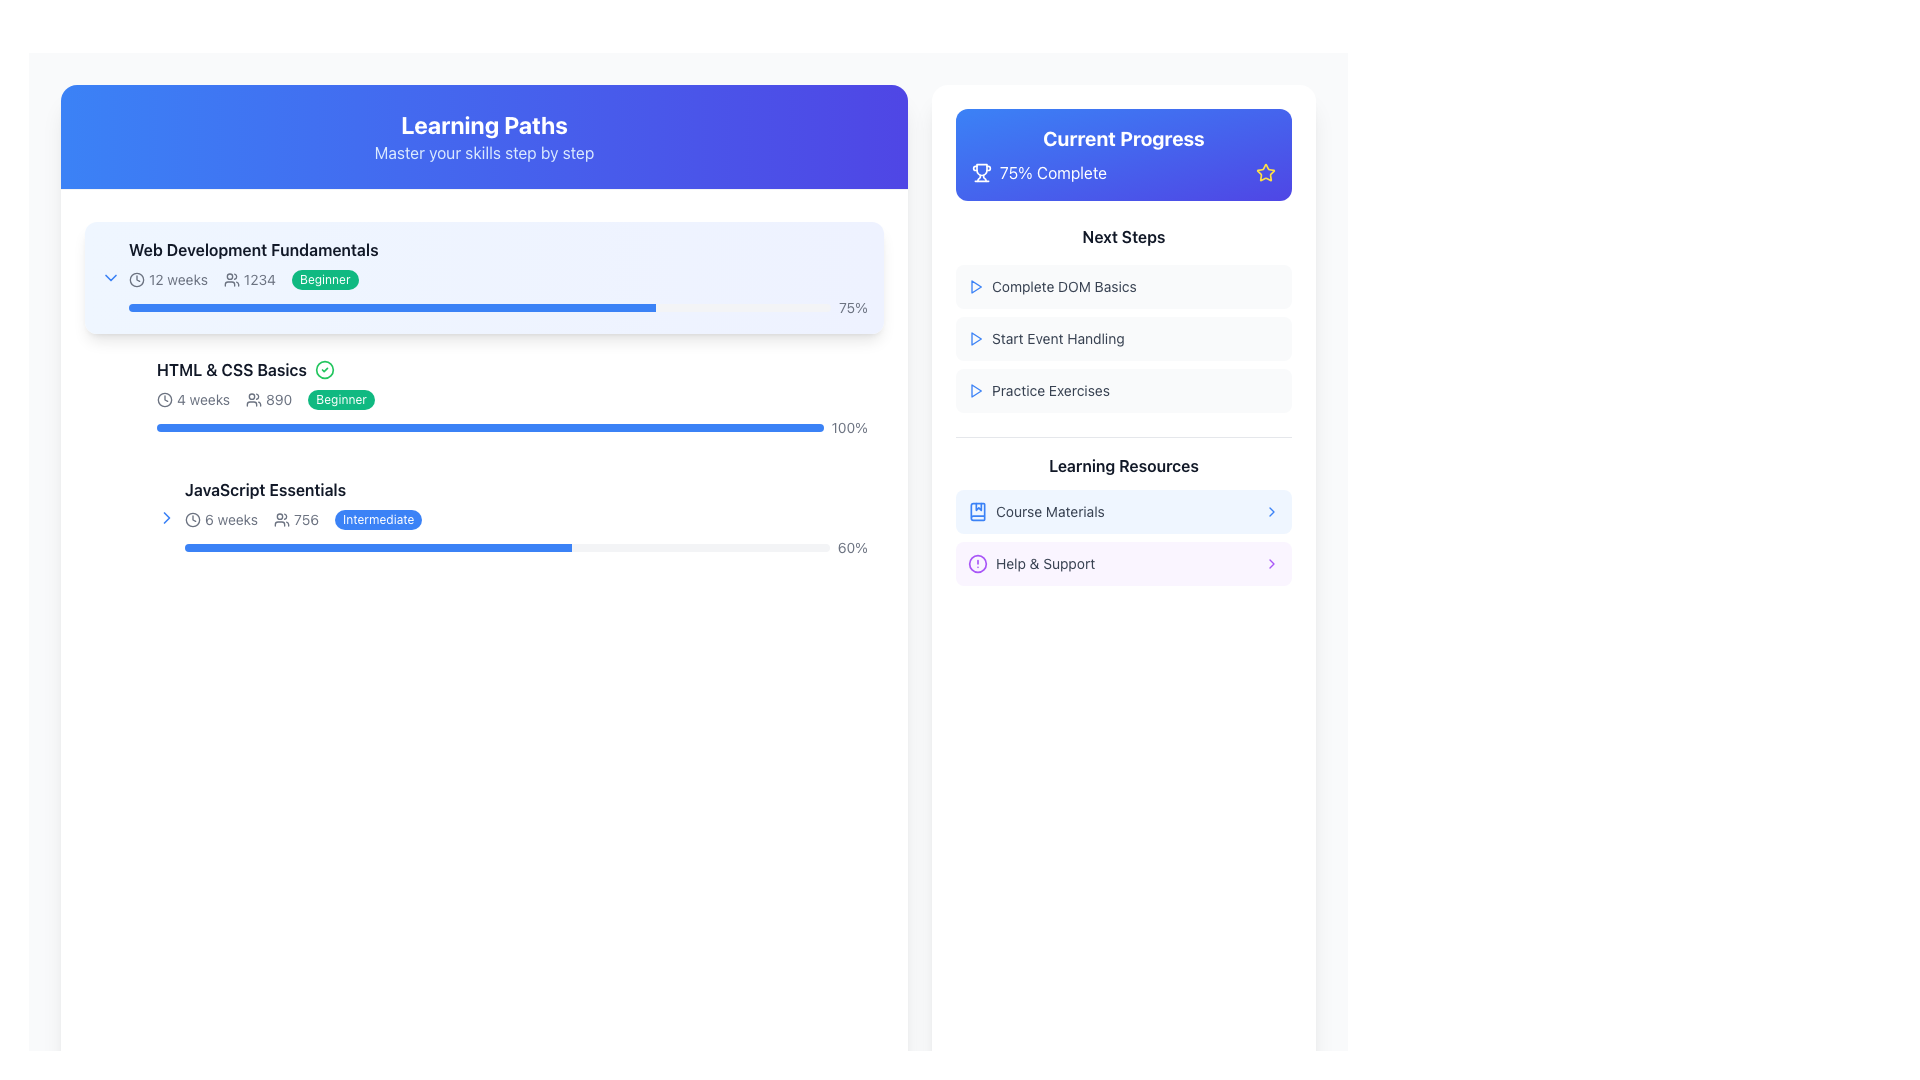 The width and height of the screenshot is (1920, 1080). What do you see at coordinates (1123, 511) in the screenshot?
I see `the 'Course Materials' navigation button located in the lower portion of the right panel titled 'Current Progress'` at bounding box center [1123, 511].